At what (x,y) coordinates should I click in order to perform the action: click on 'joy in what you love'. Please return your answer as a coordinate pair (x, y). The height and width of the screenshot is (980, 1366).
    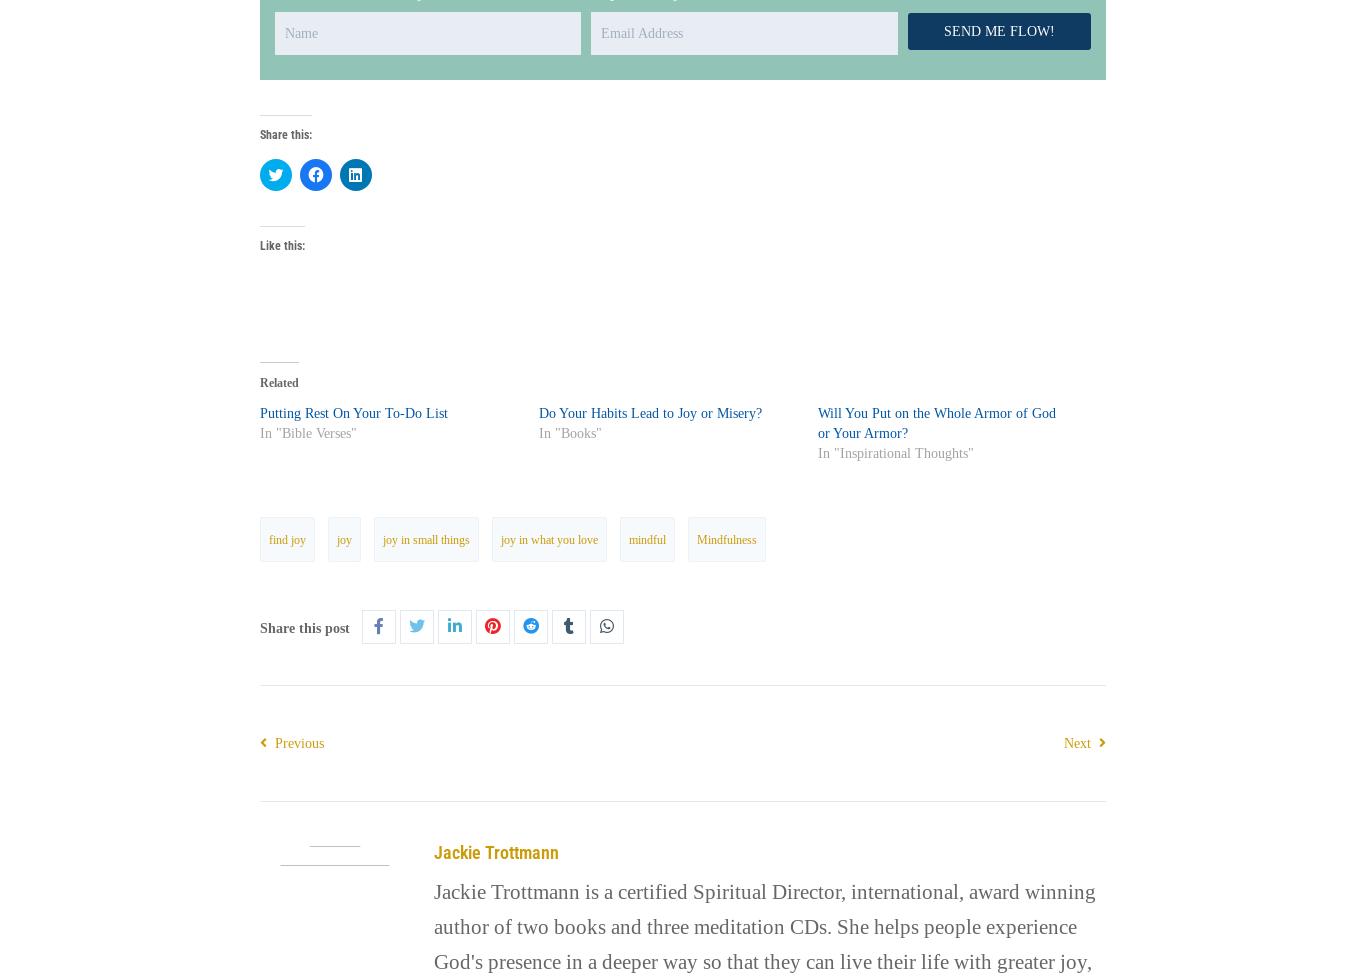
    Looking at the image, I should click on (548, 538).